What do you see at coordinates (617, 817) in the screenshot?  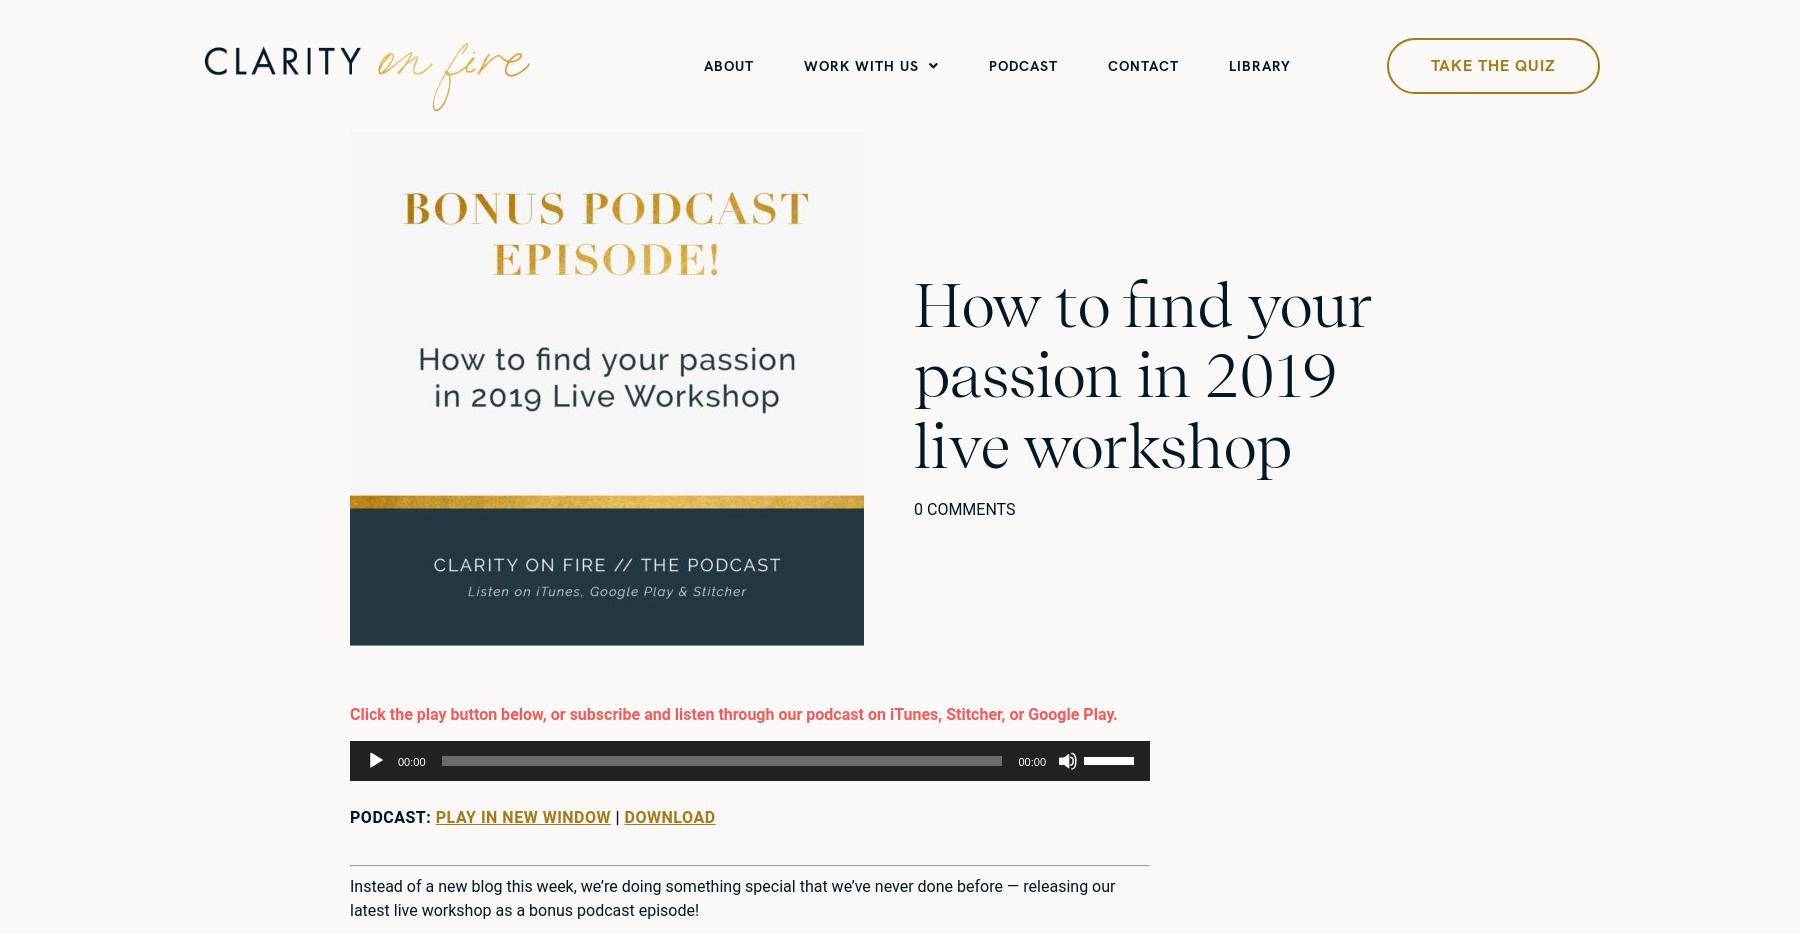 I see `'|'` at bounding box center [617, 817].